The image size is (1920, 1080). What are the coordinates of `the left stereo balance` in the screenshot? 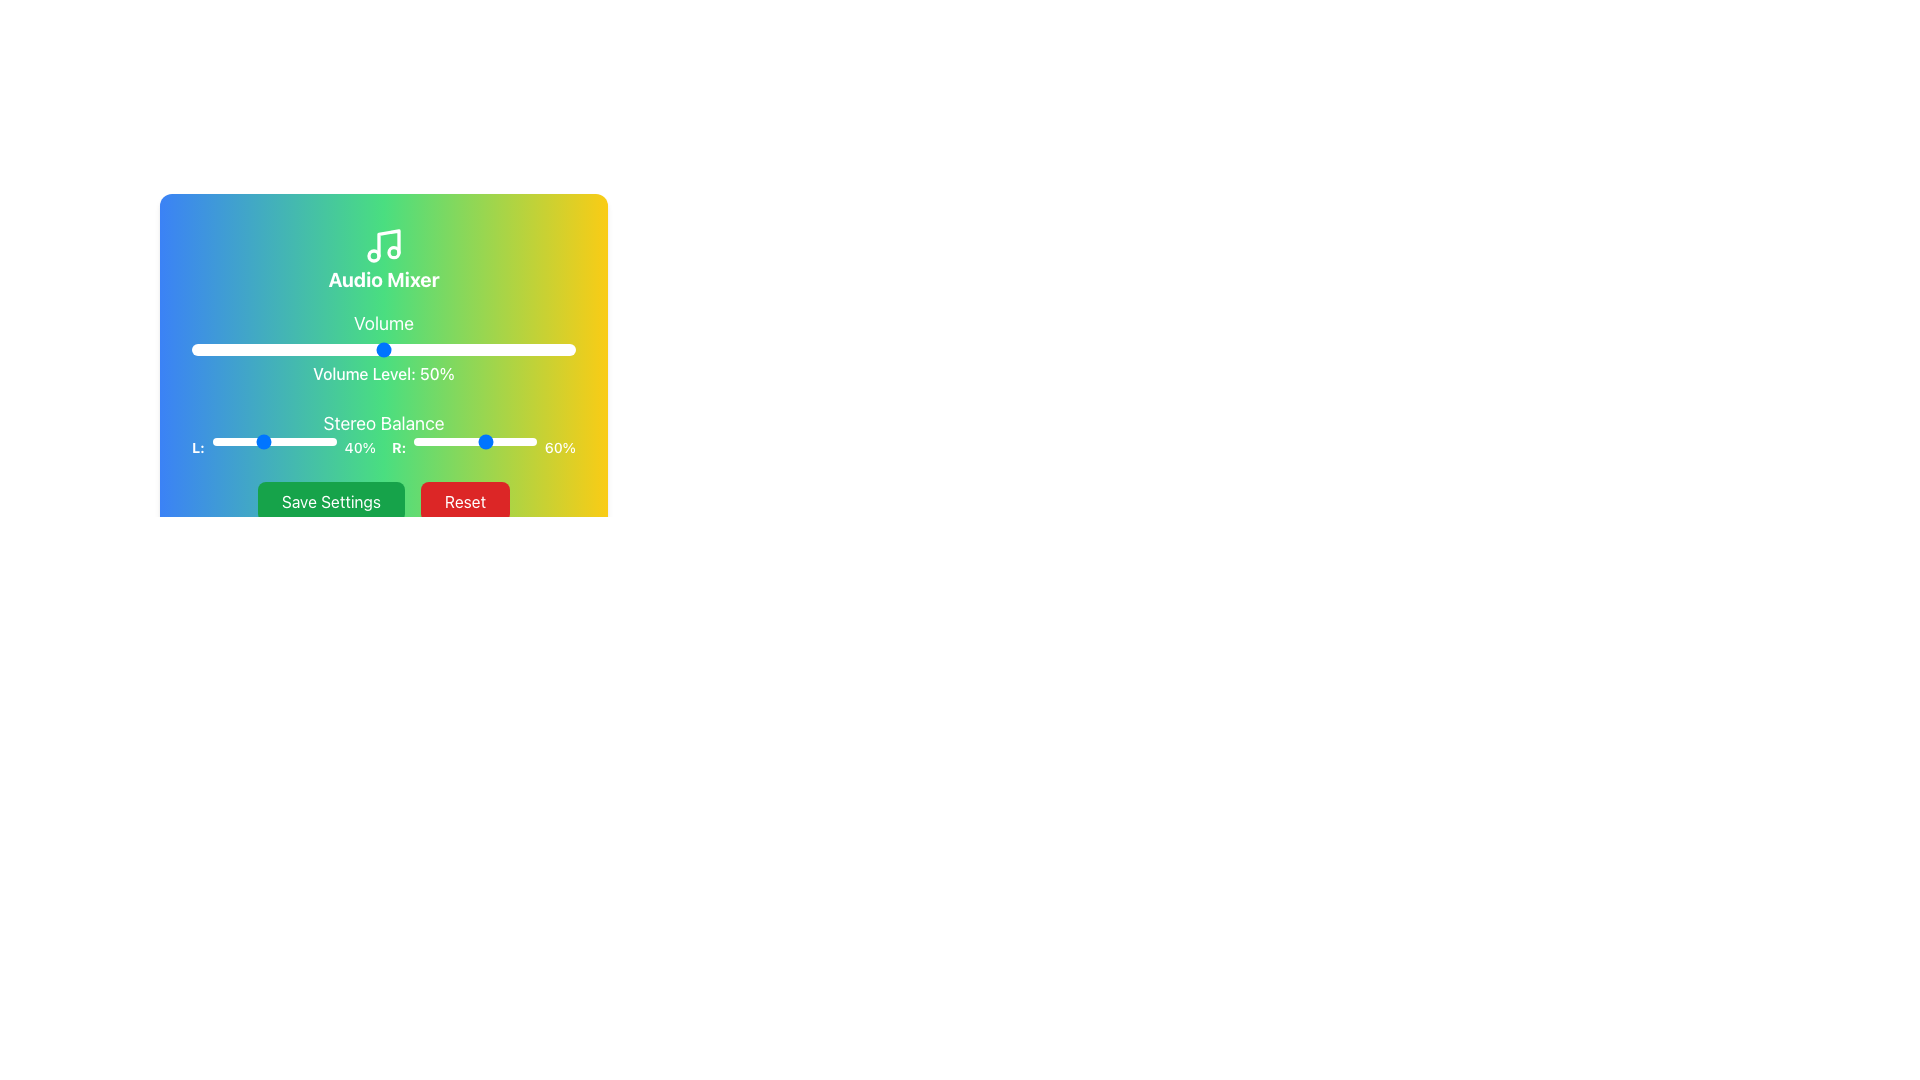 It's located at (326, 441).